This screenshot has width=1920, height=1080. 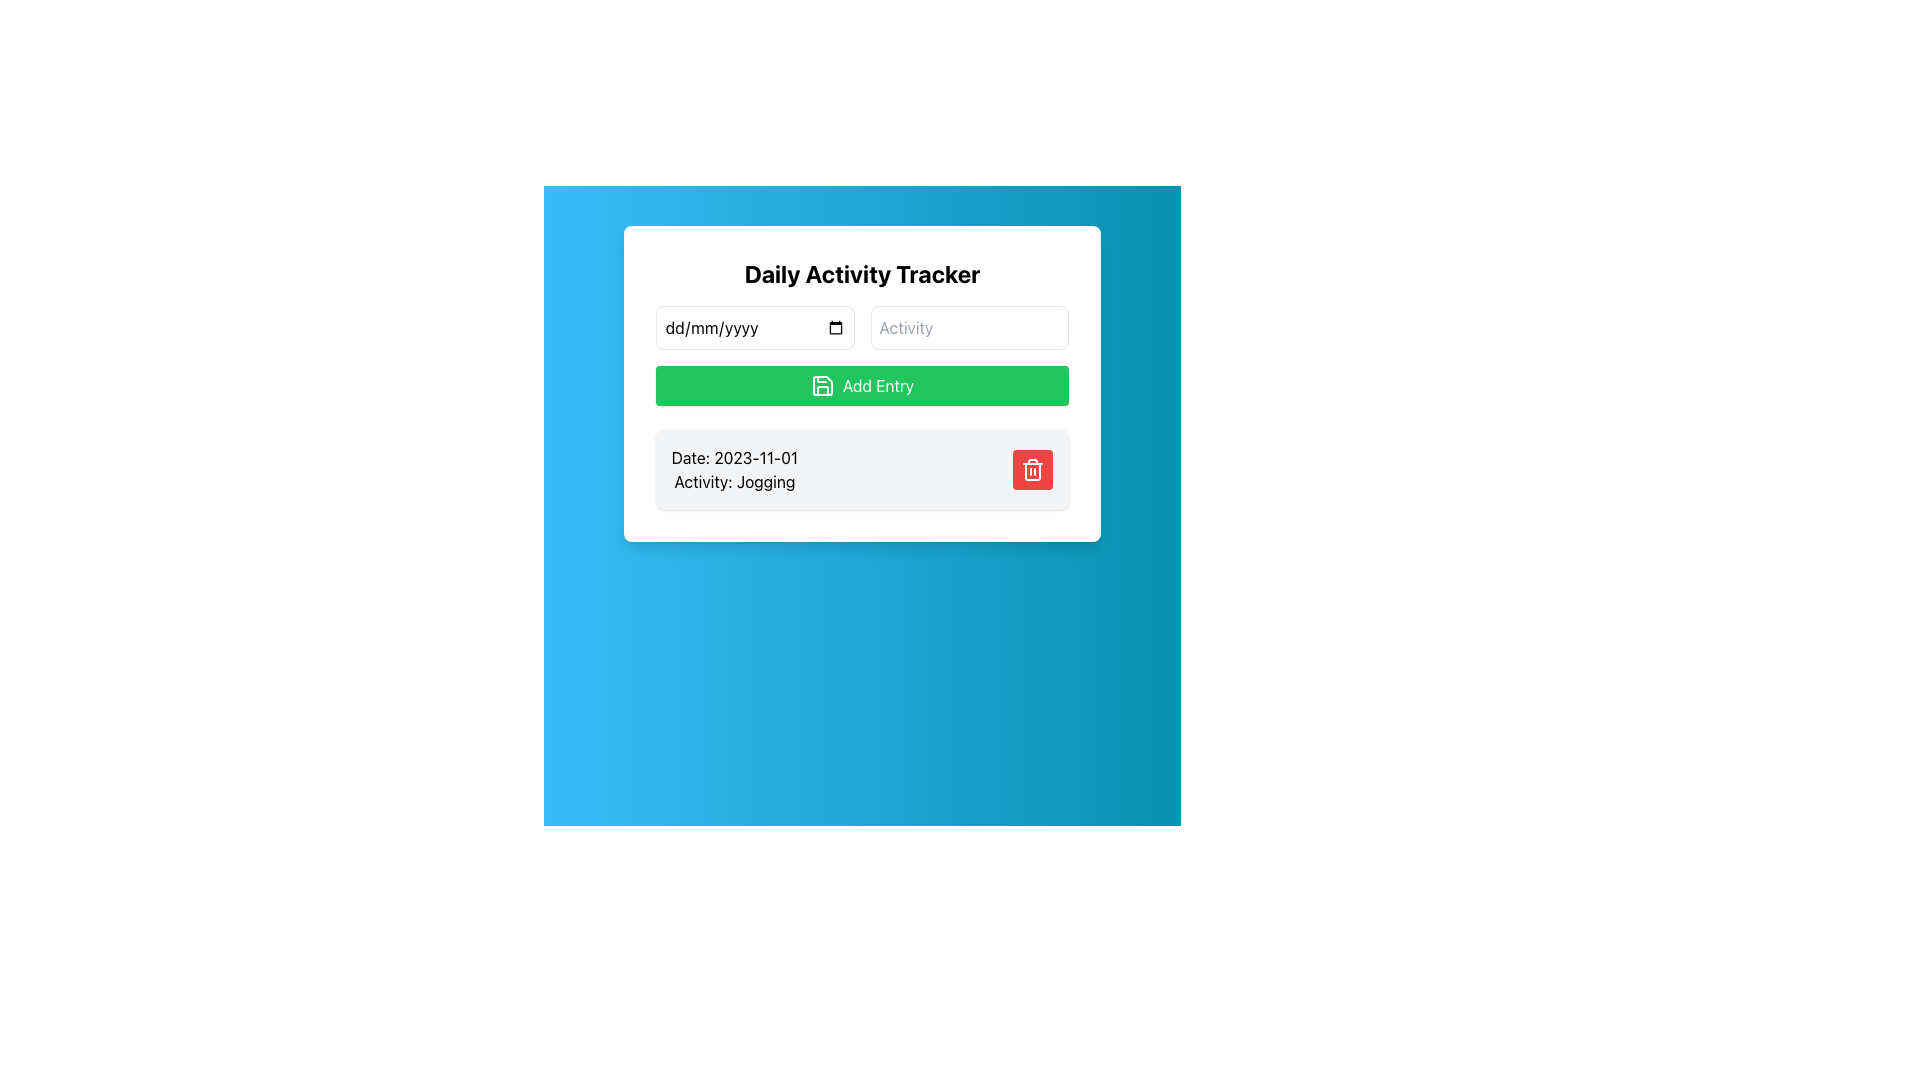 What do you see at coordinates (862, 385) in the screenshot?
I see `the green 'Add Entry' button with a save icon` at bounding box center [862, 385].